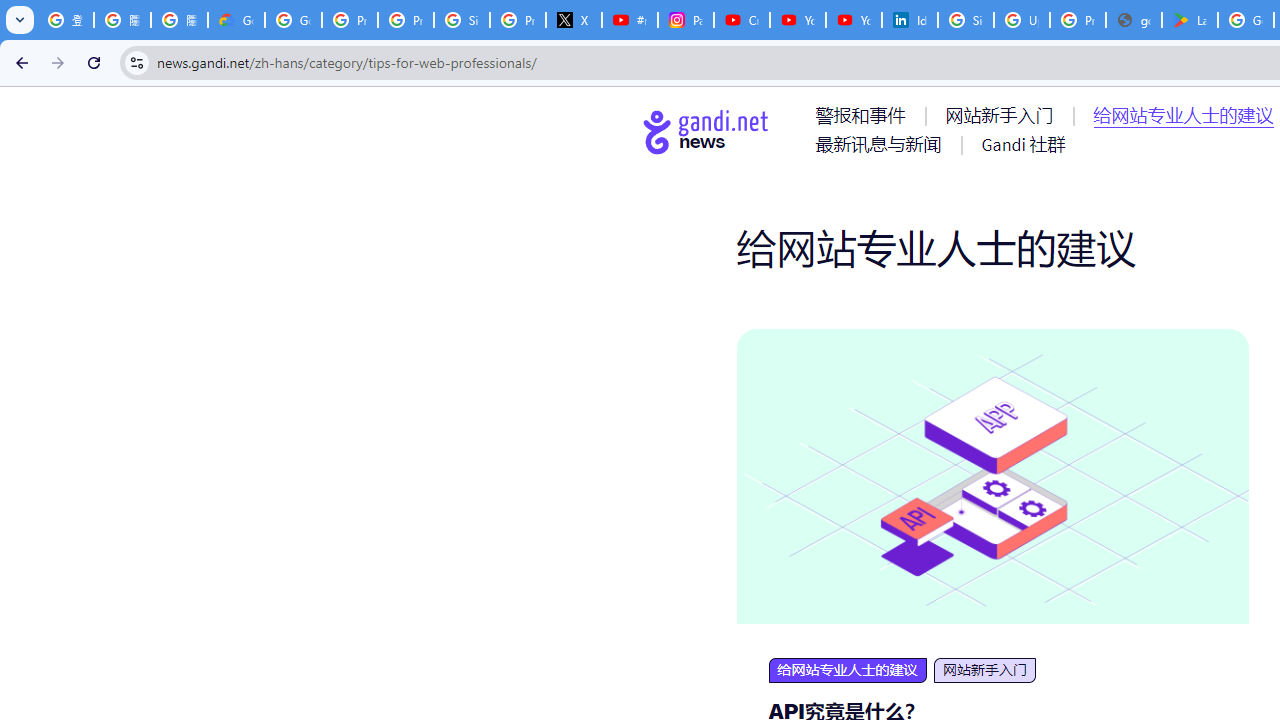 This screenshot has width=1280, height=720. Describe the element at coordinates (573, 20) in the screenshot. I see `'X'` at that location.